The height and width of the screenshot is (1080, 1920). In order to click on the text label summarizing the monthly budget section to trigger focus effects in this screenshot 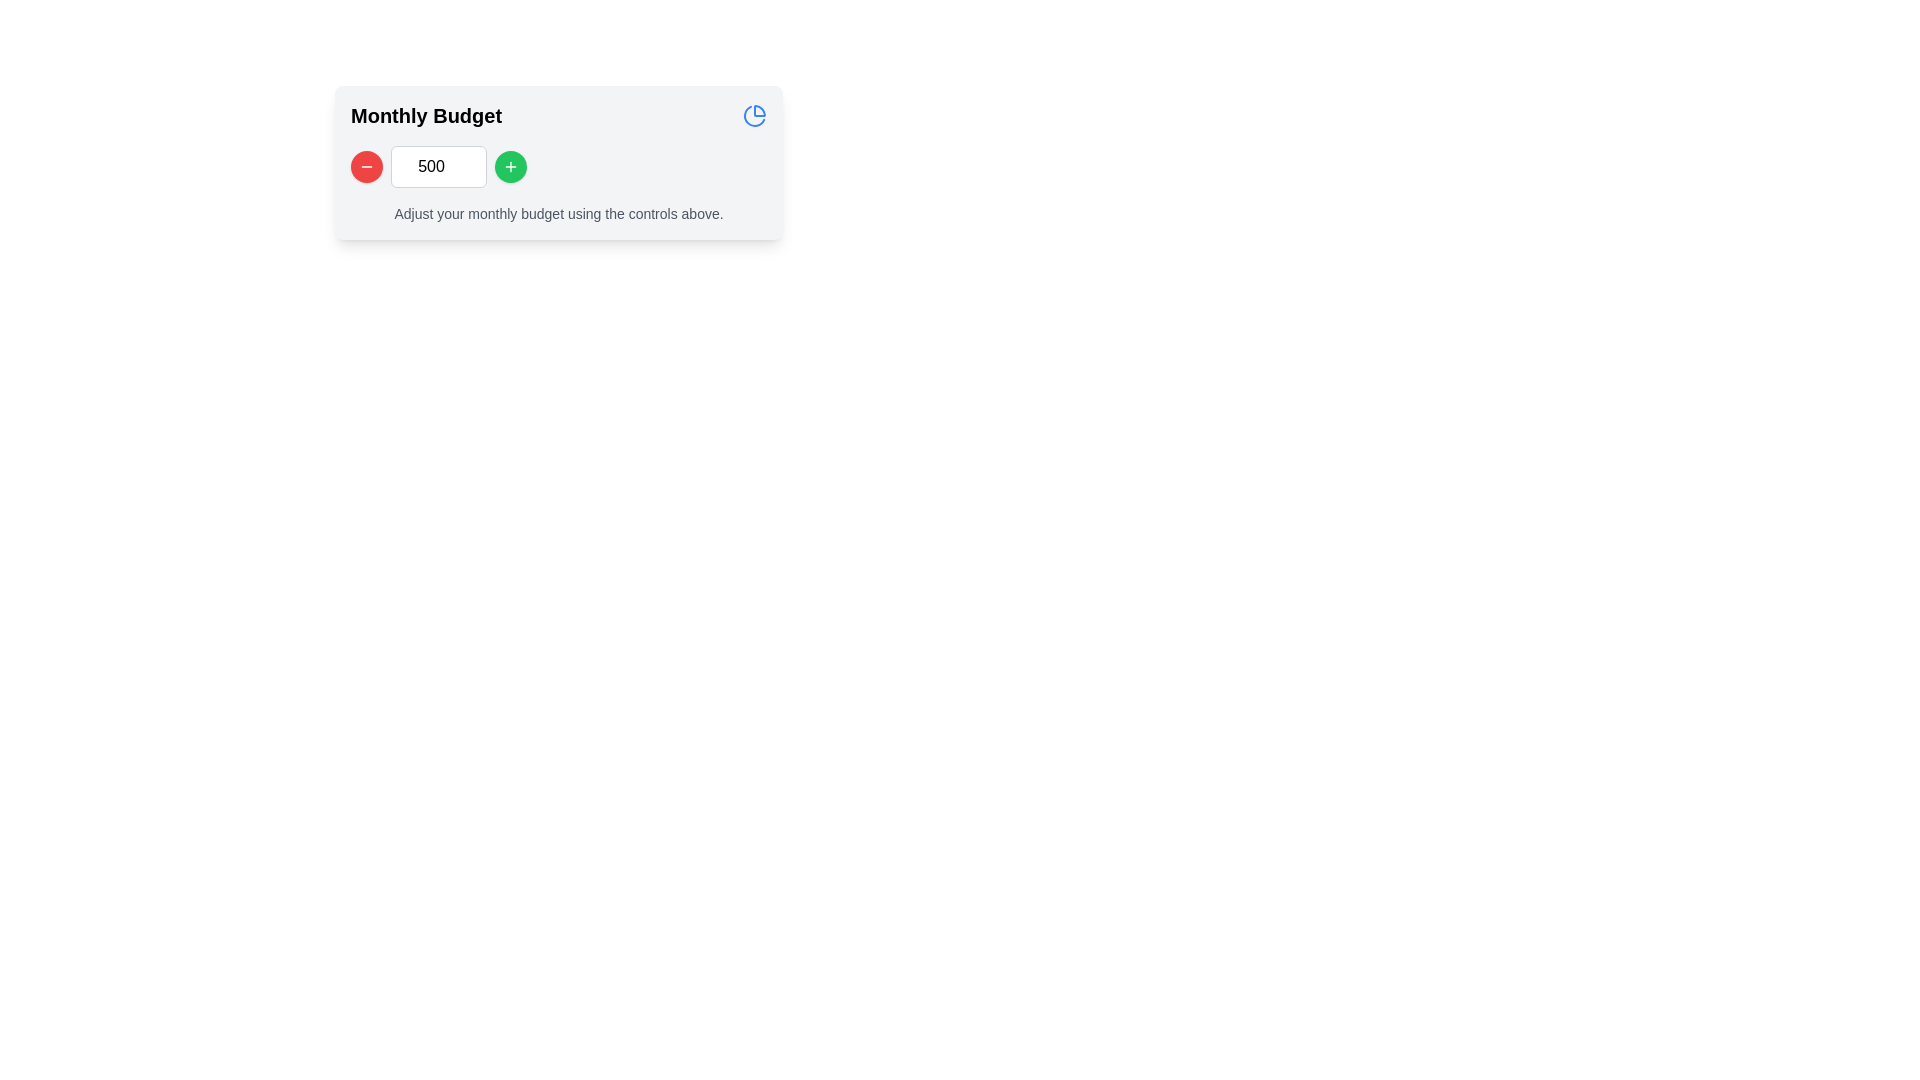, I will do `click(425, 115)`.